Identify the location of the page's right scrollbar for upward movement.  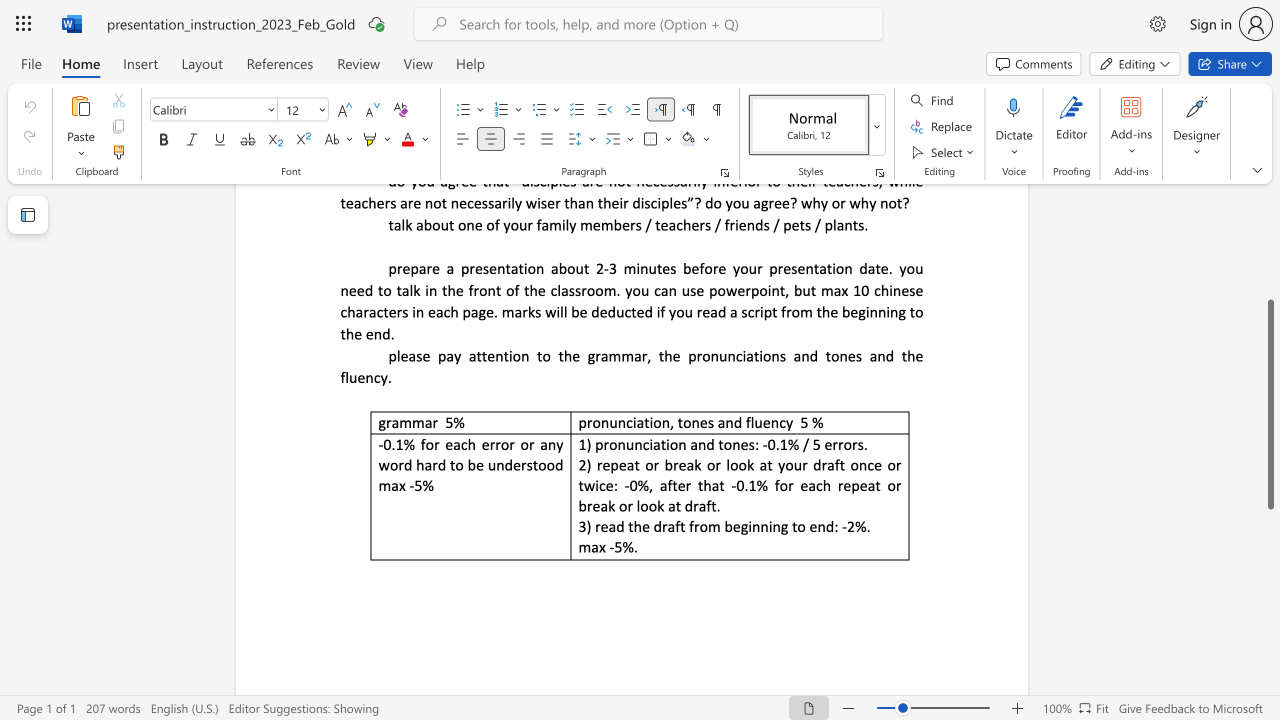
(1269, 220).